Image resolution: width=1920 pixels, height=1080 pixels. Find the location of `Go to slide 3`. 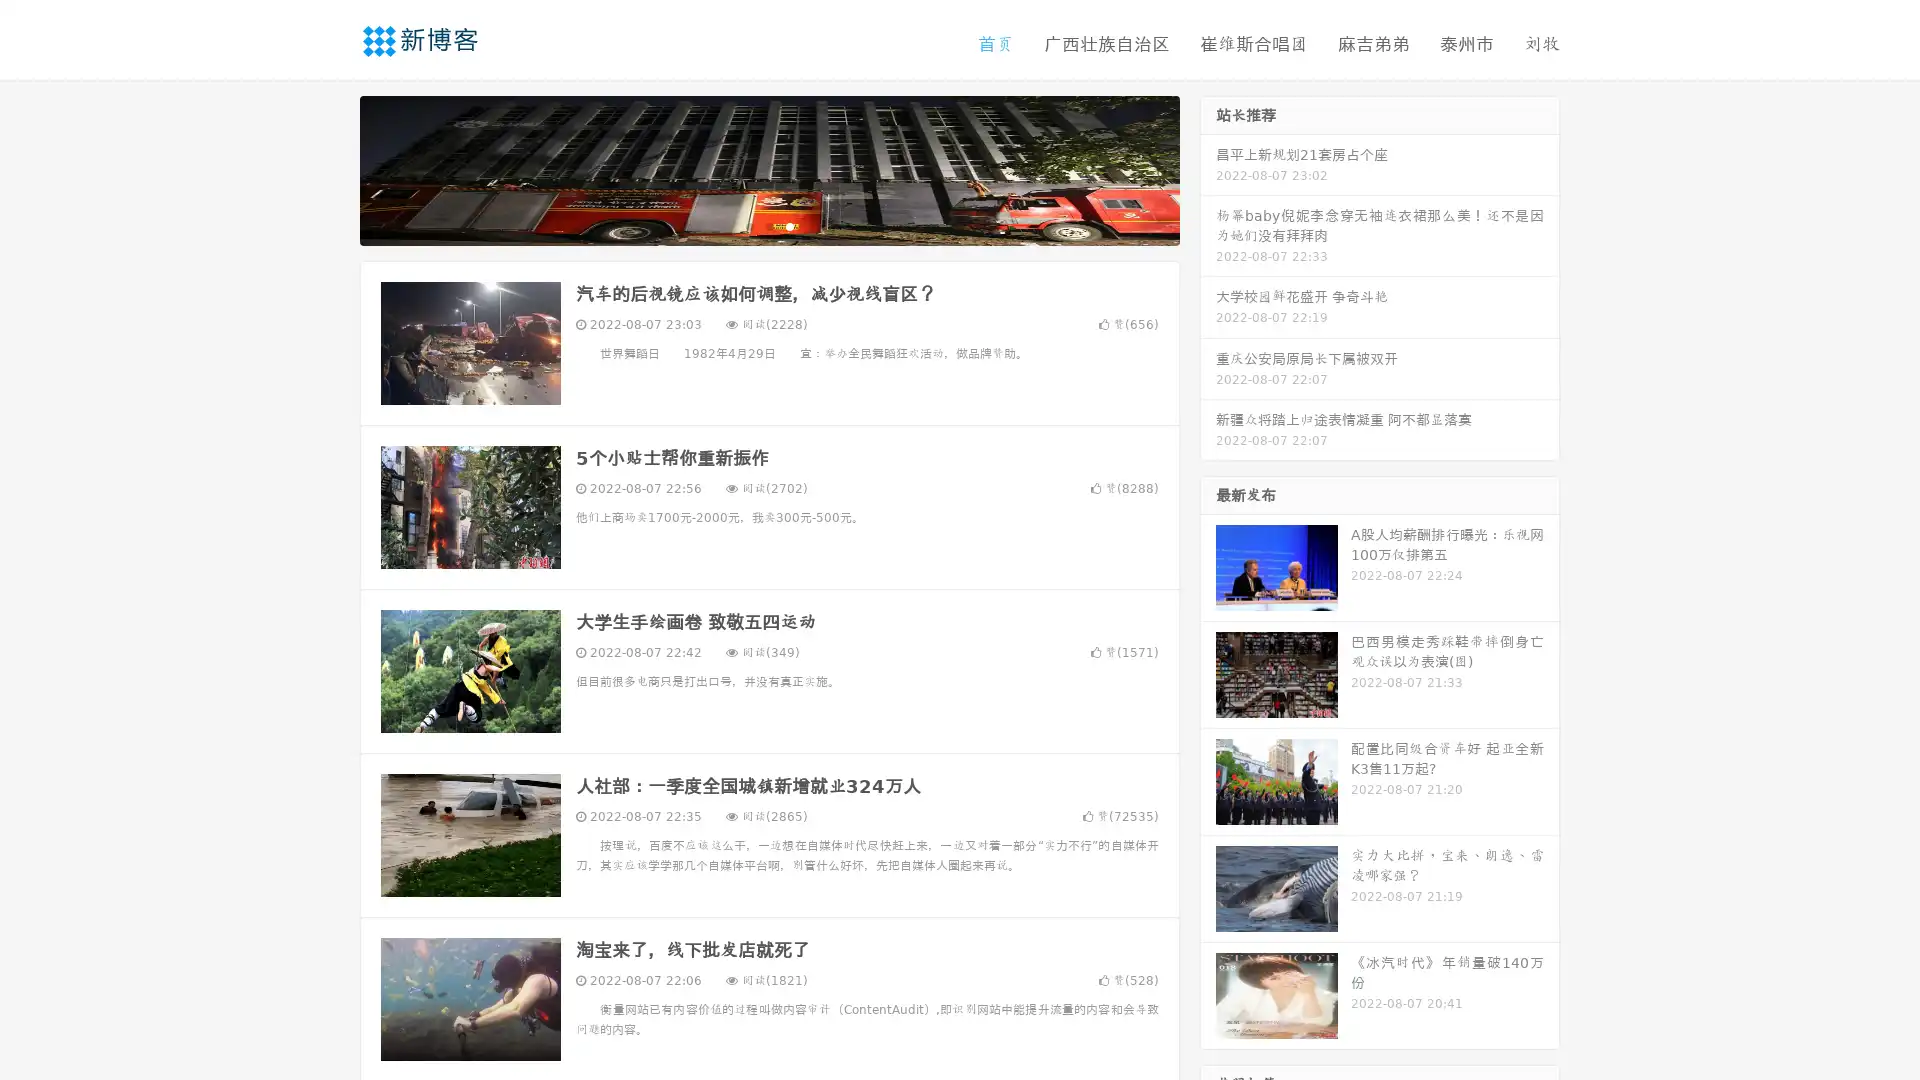

Go to slide 3 is located at coordinates (789, 225).